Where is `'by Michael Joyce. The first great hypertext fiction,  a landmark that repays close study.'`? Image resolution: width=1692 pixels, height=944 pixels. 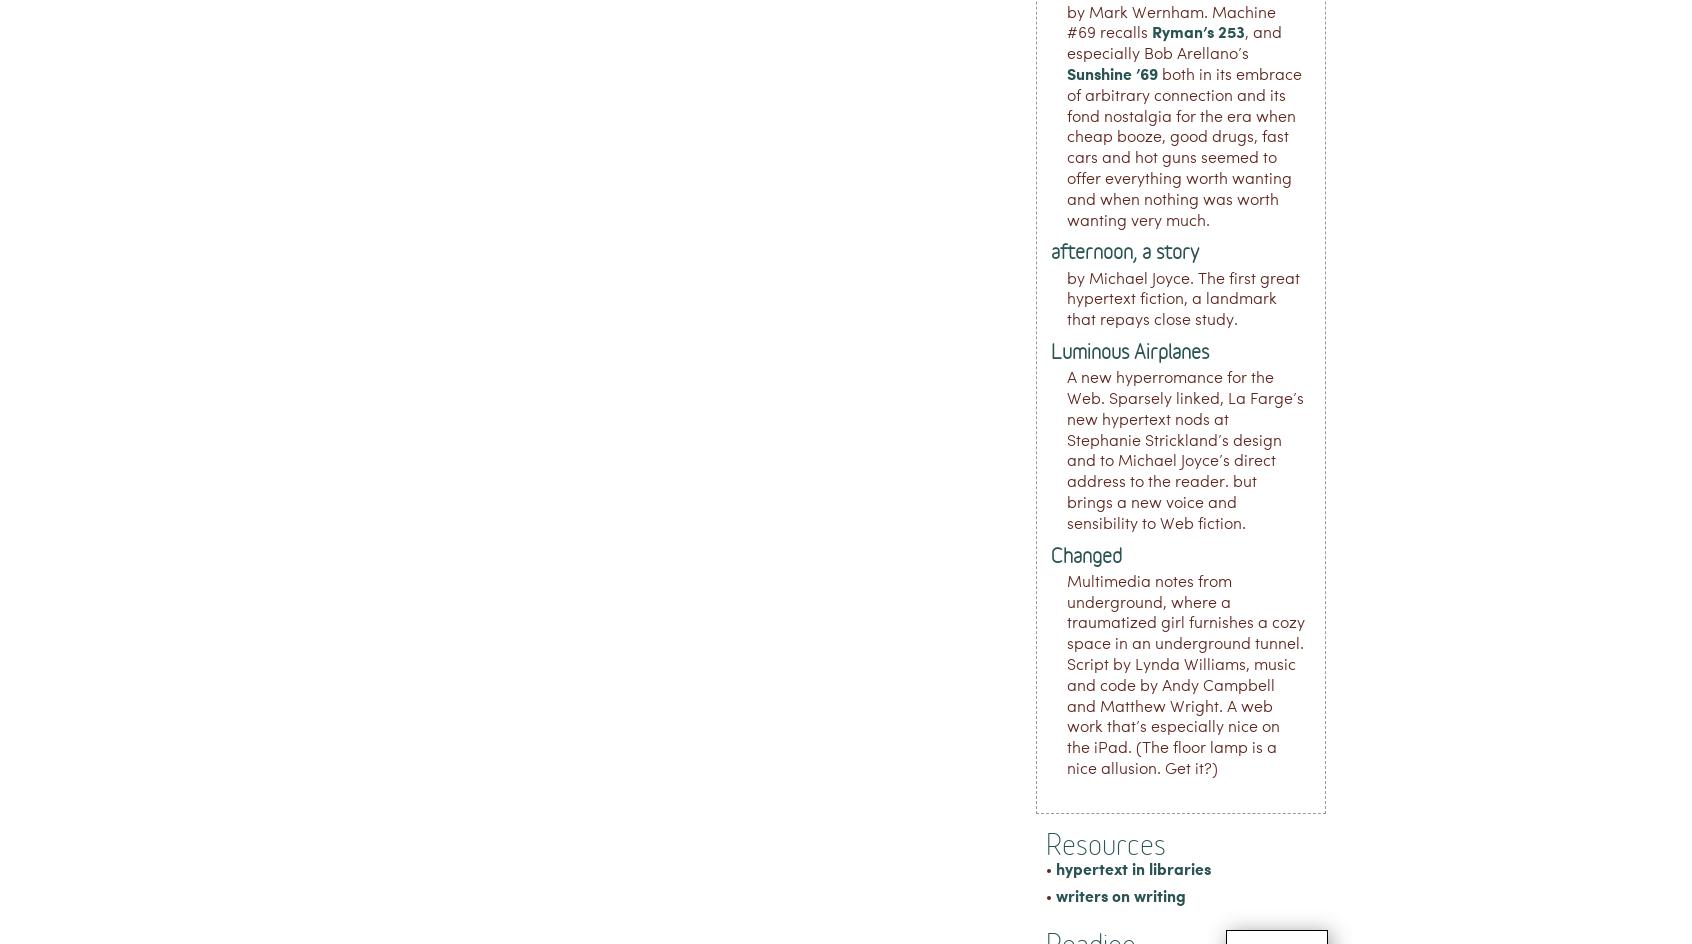 'by Michael Joyce. The first great hypertext fiction,  a landmark that repays close study.' is located at coordinates (1182, 299).